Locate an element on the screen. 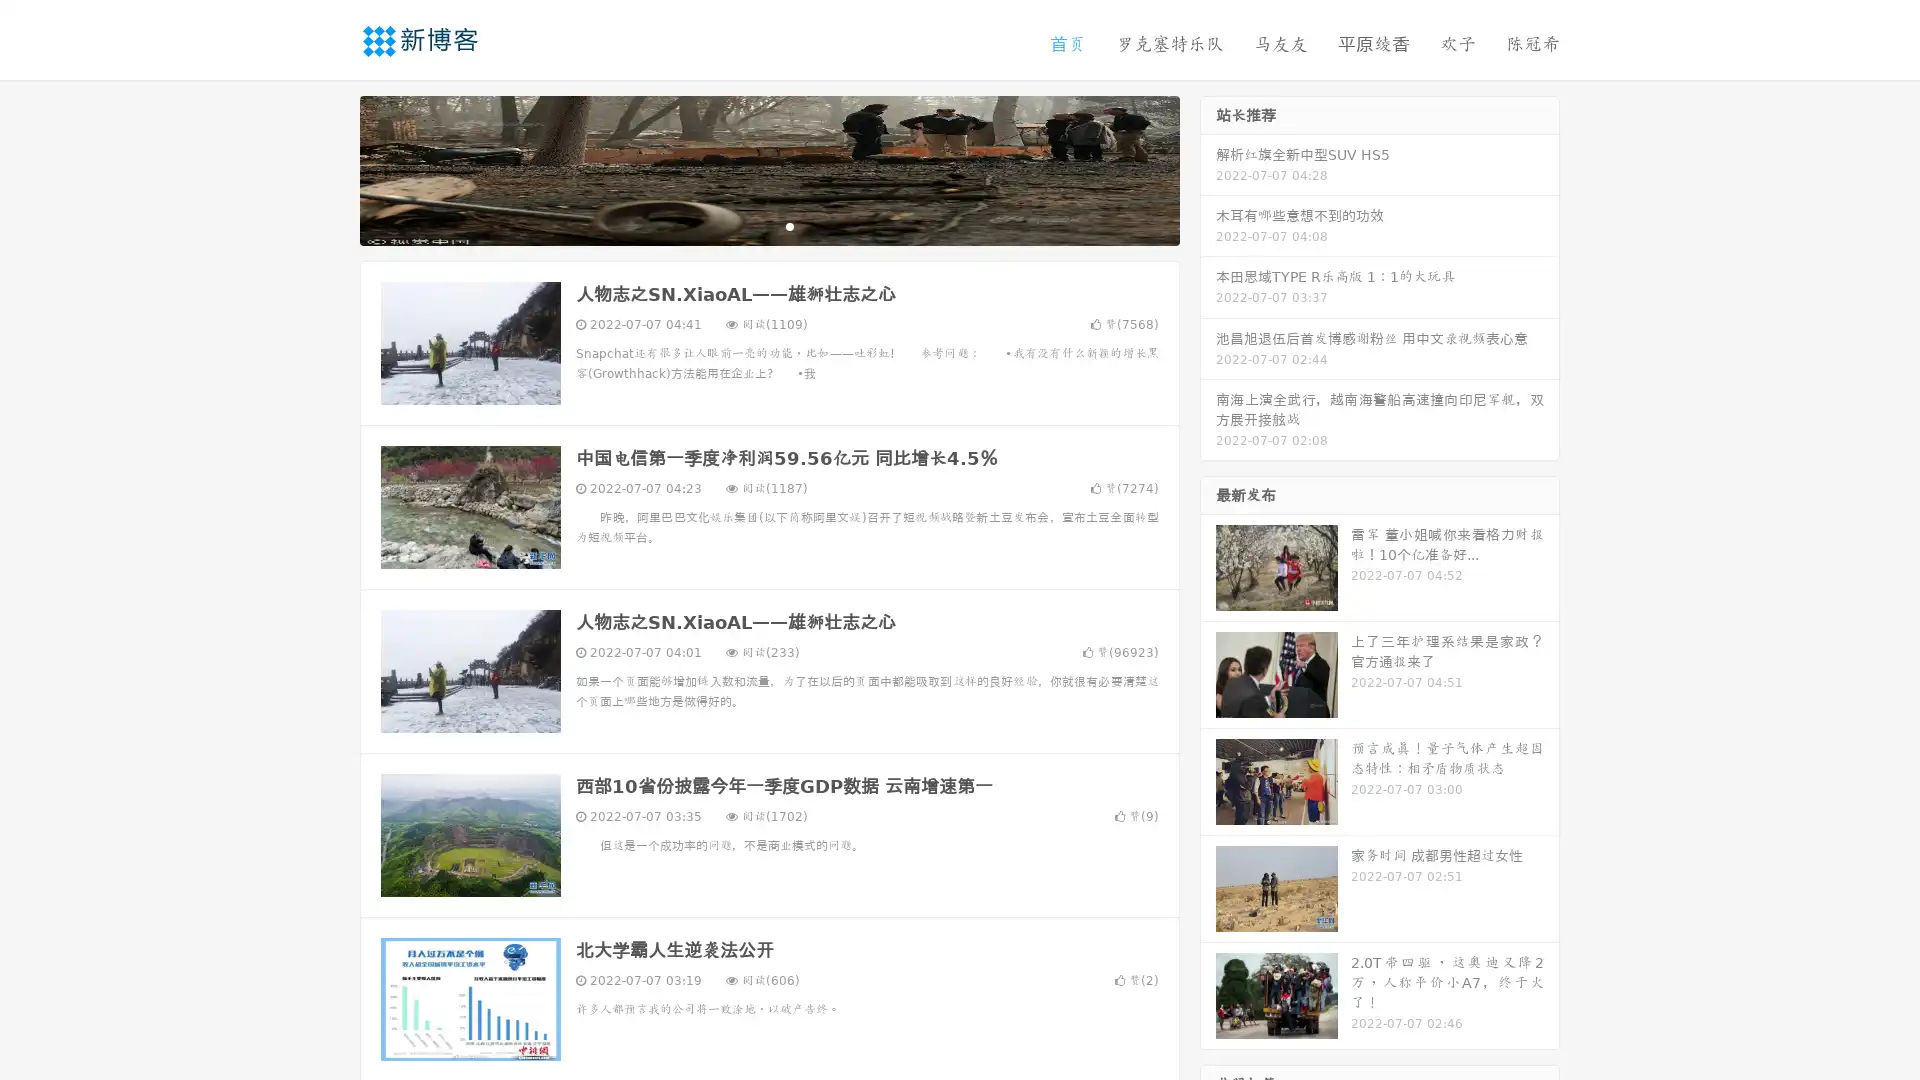 This screenshot has width=1920, height=1080. Previous slide is located at coordinates (330, 168).